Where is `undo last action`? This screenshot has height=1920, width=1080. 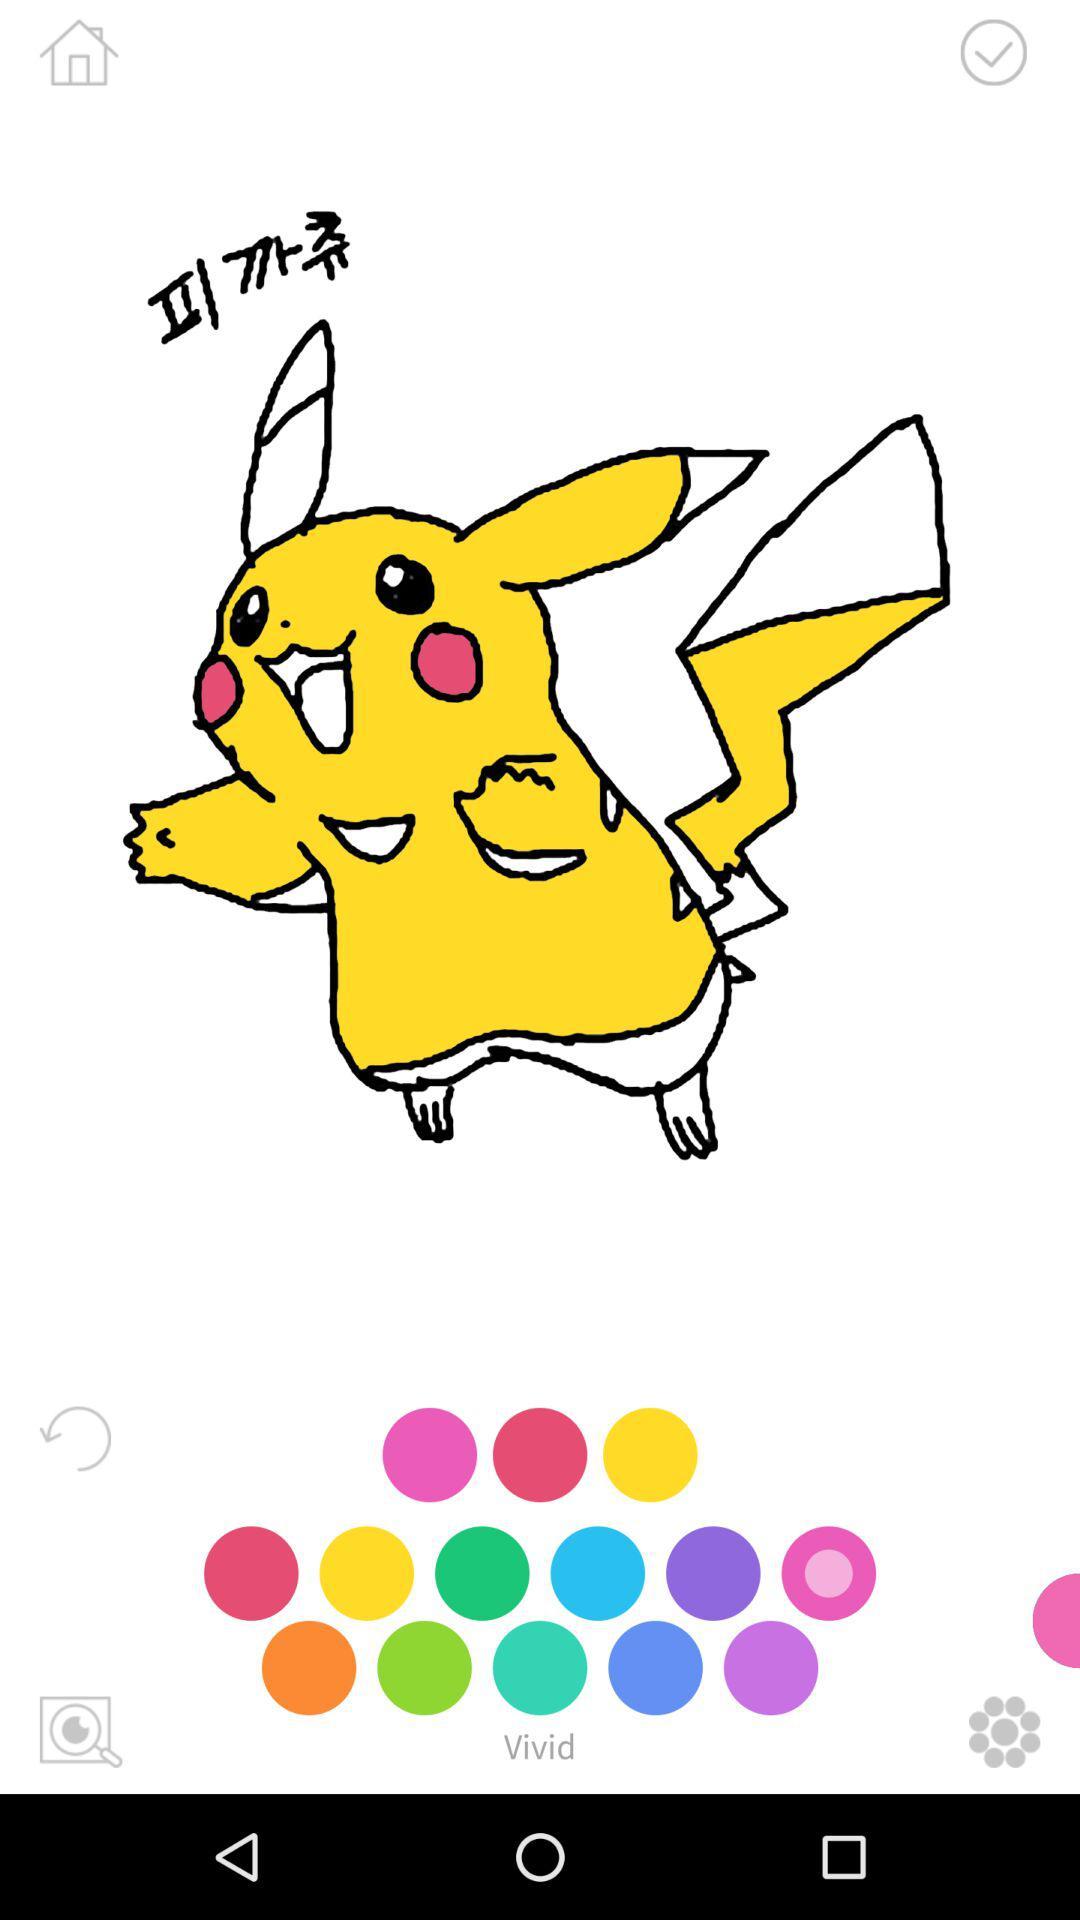 undo last action is located at coordinates (74, 1437).